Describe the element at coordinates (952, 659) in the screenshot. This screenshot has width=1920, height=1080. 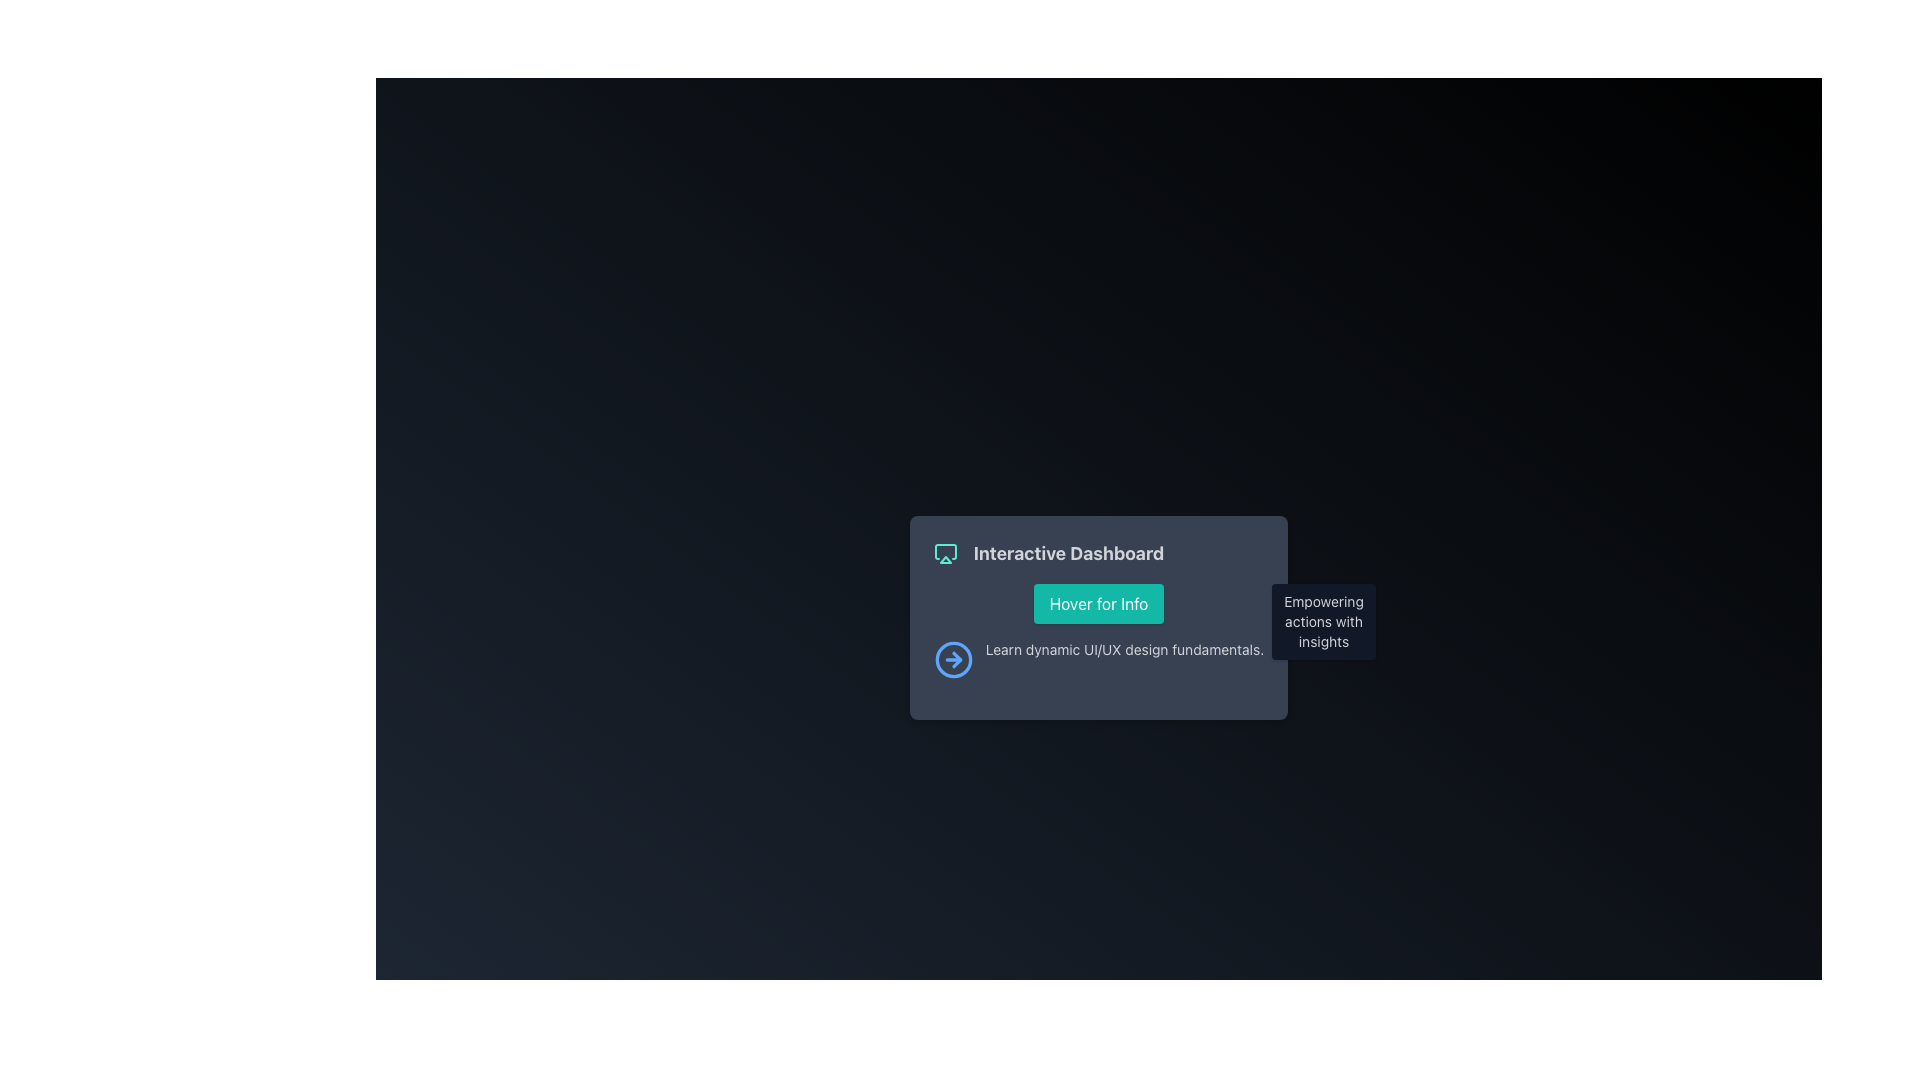
I see `the circular arrow icon with a blue outline, positioned to the left of the text 'Learn dynamic UI/UX design fundamentals.'` at that location.